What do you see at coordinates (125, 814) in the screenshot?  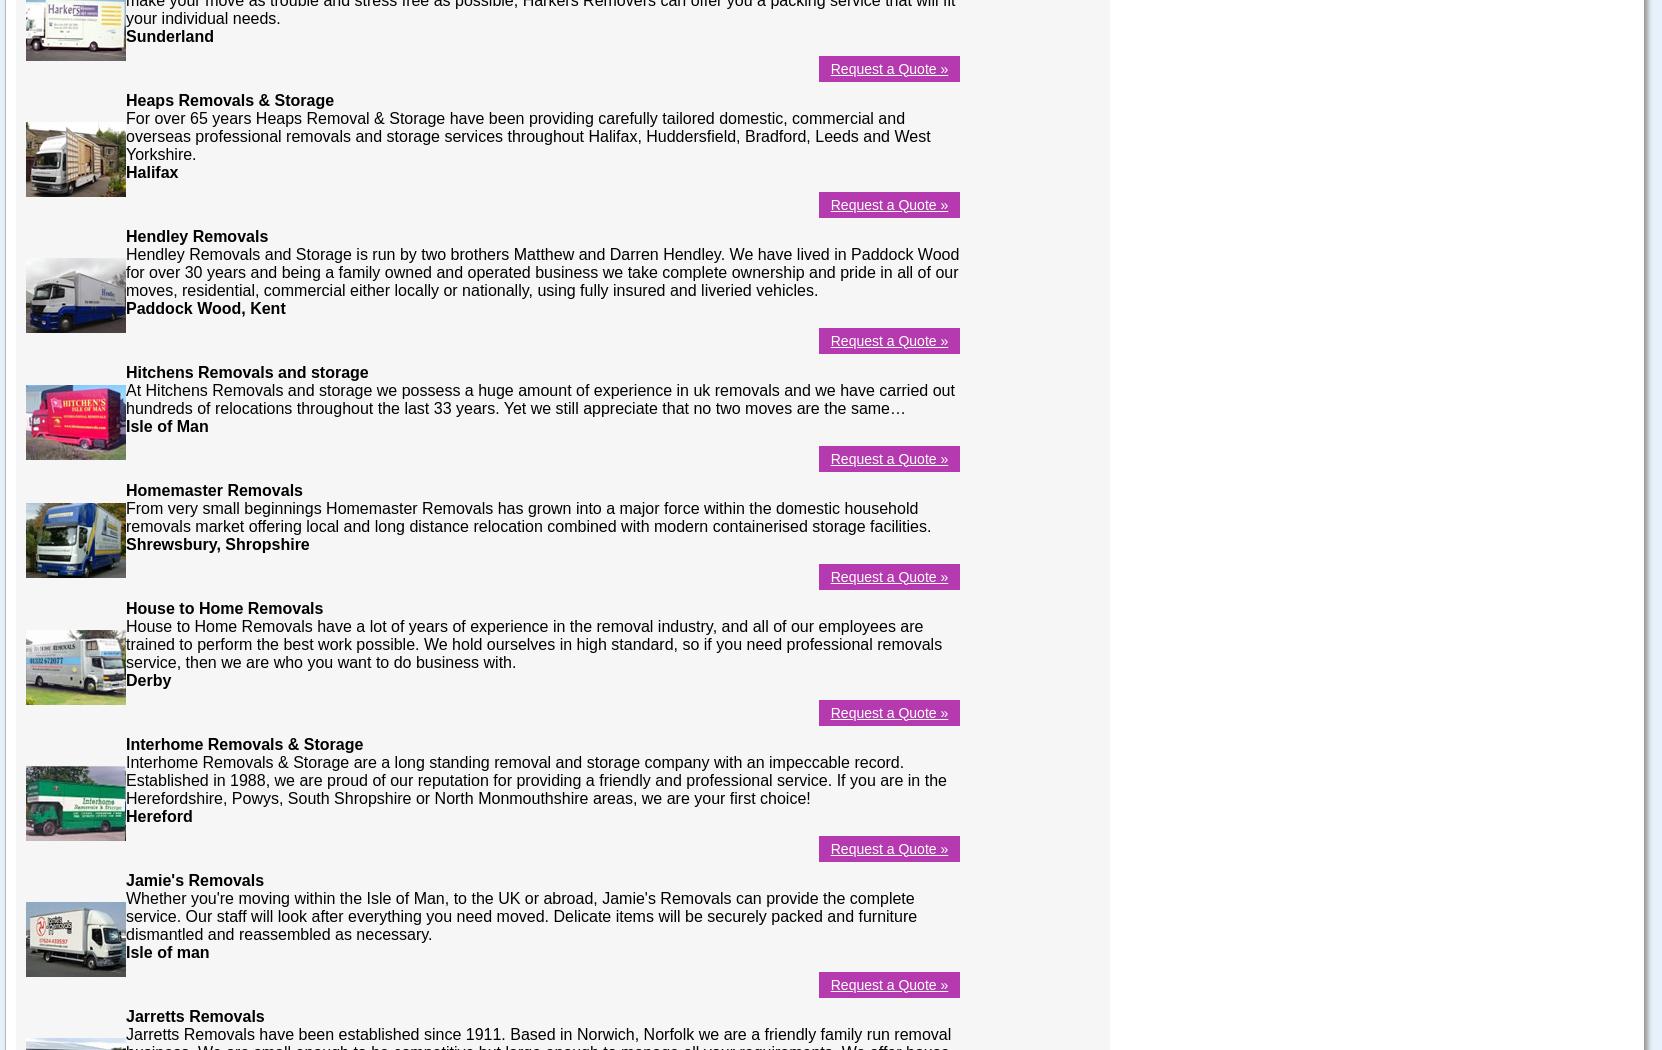 I see `'Hereford'` at bounding box center [125, 814].